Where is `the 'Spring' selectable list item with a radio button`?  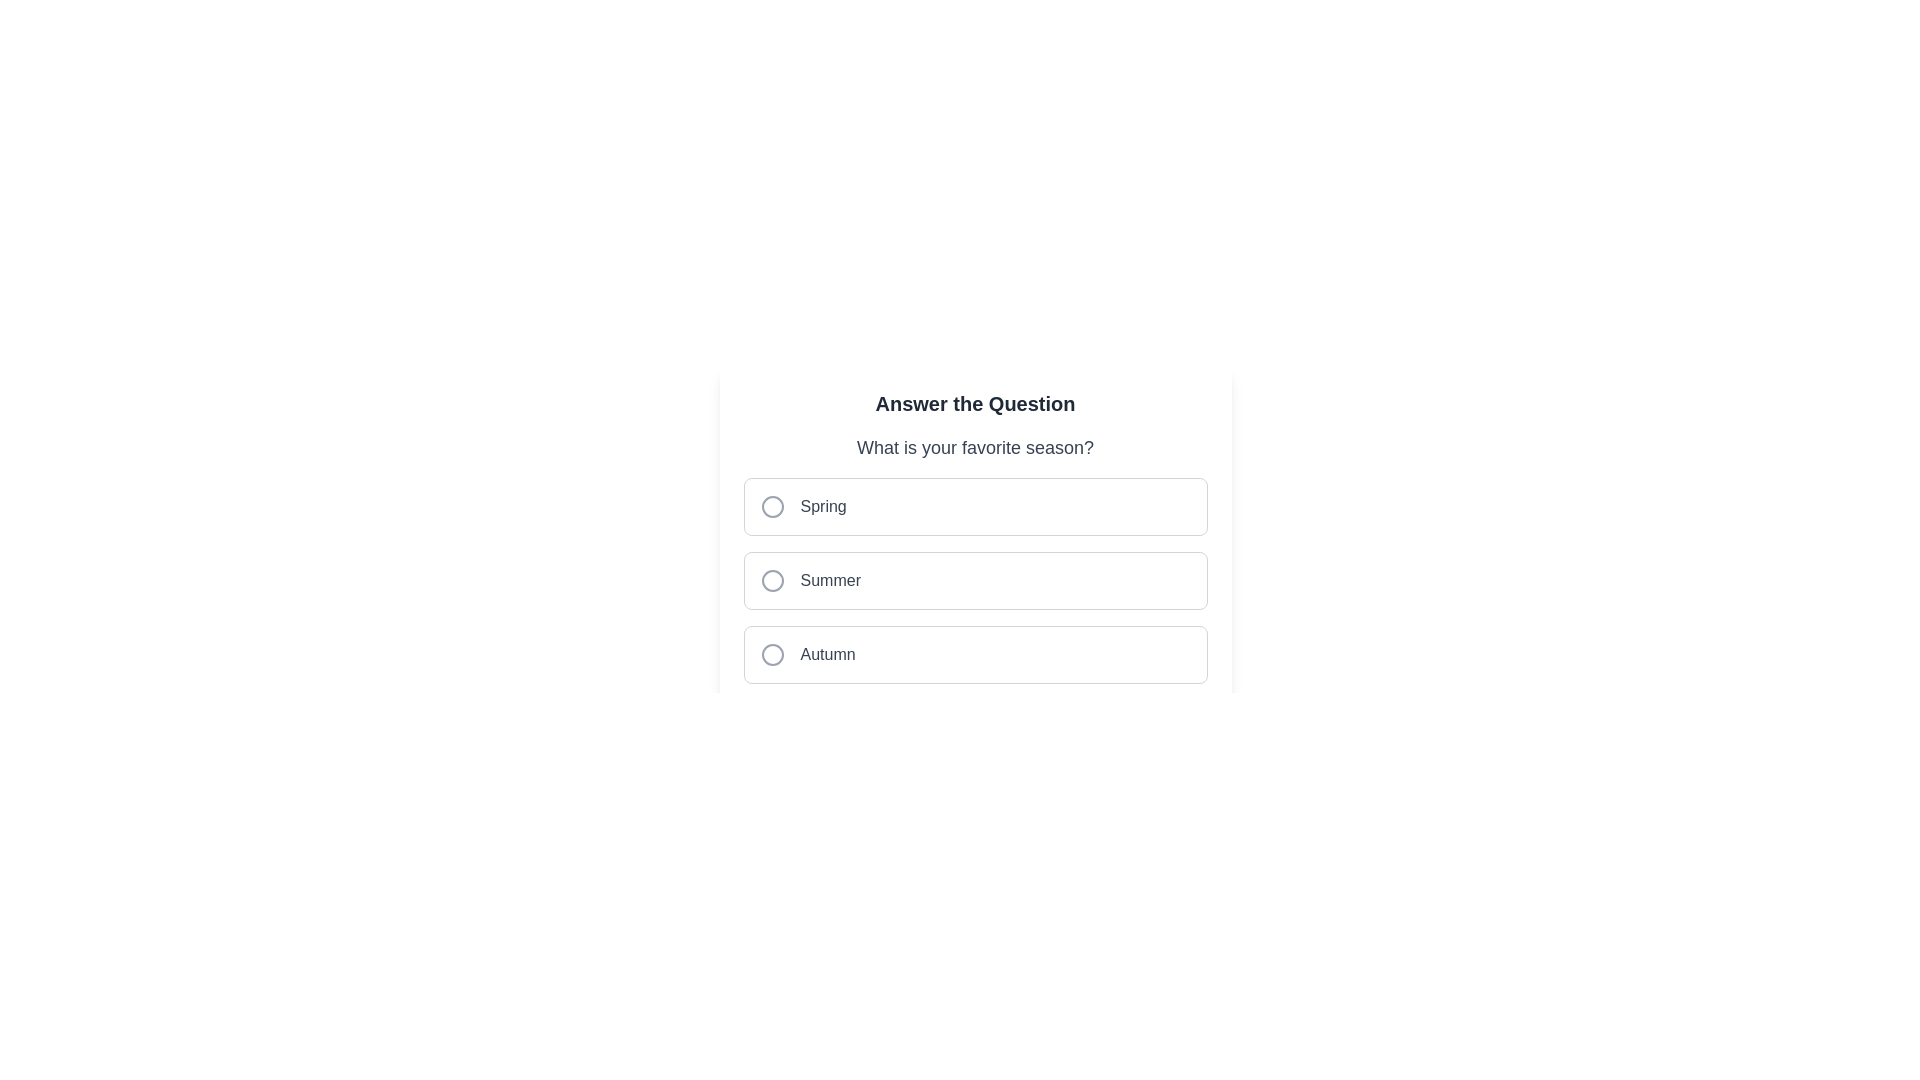 the 'Spring' selectable list item with a radio button is located at coordinates (975, 505).